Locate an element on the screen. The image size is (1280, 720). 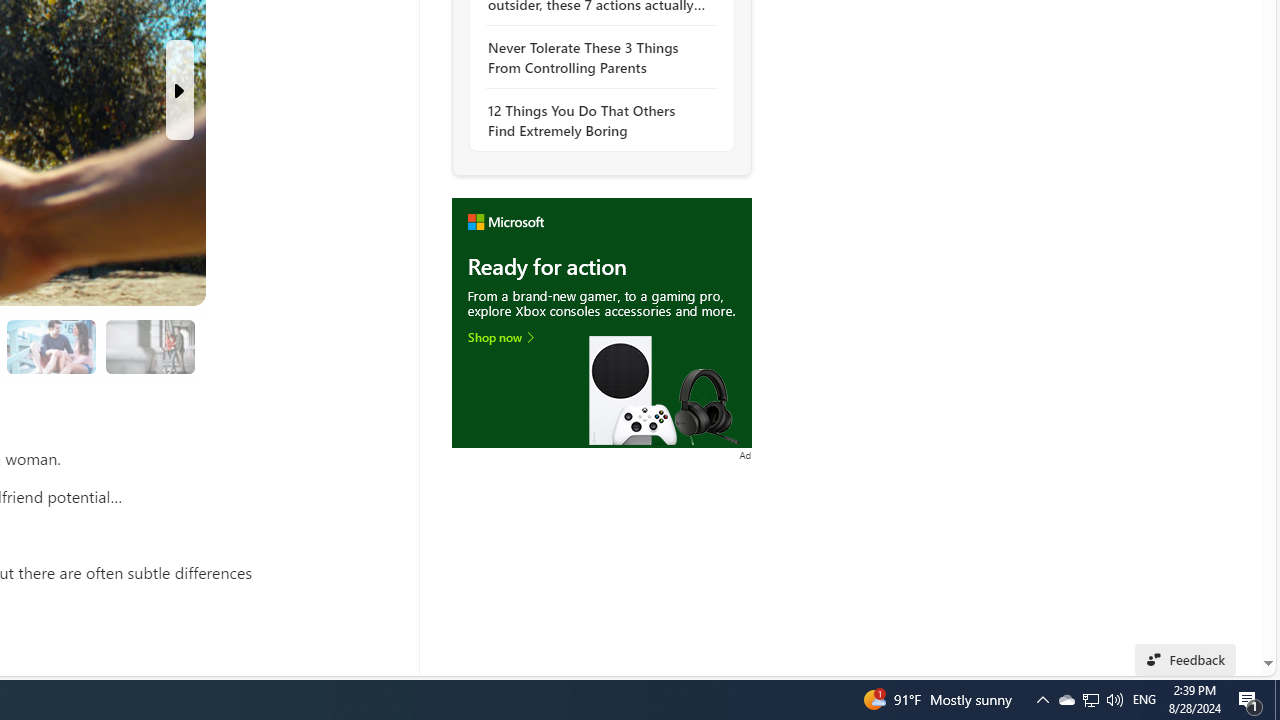
'To get missing image descriptions, open the context menu.' is located at coordinates (600, 323).